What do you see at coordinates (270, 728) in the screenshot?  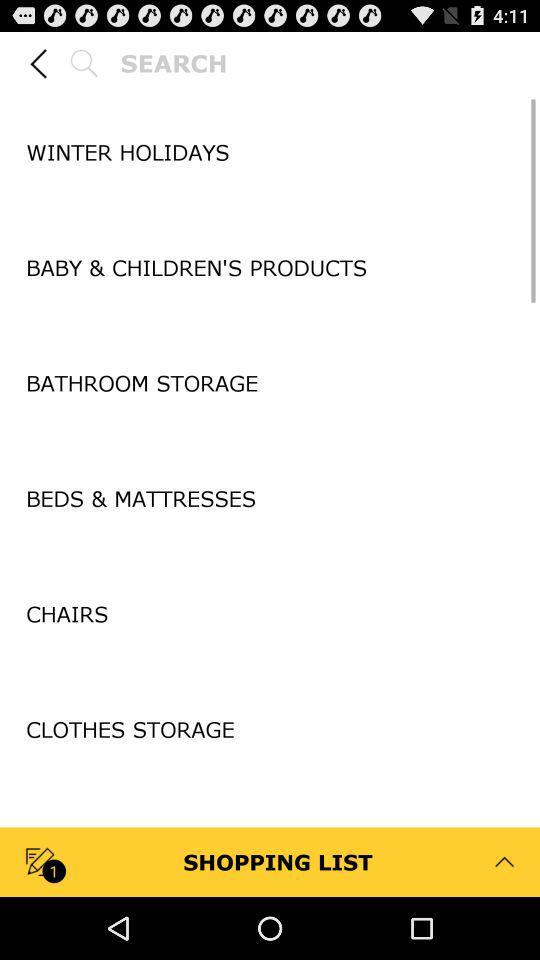 I see `the clothes storage item` at bounding box center [270, 728].